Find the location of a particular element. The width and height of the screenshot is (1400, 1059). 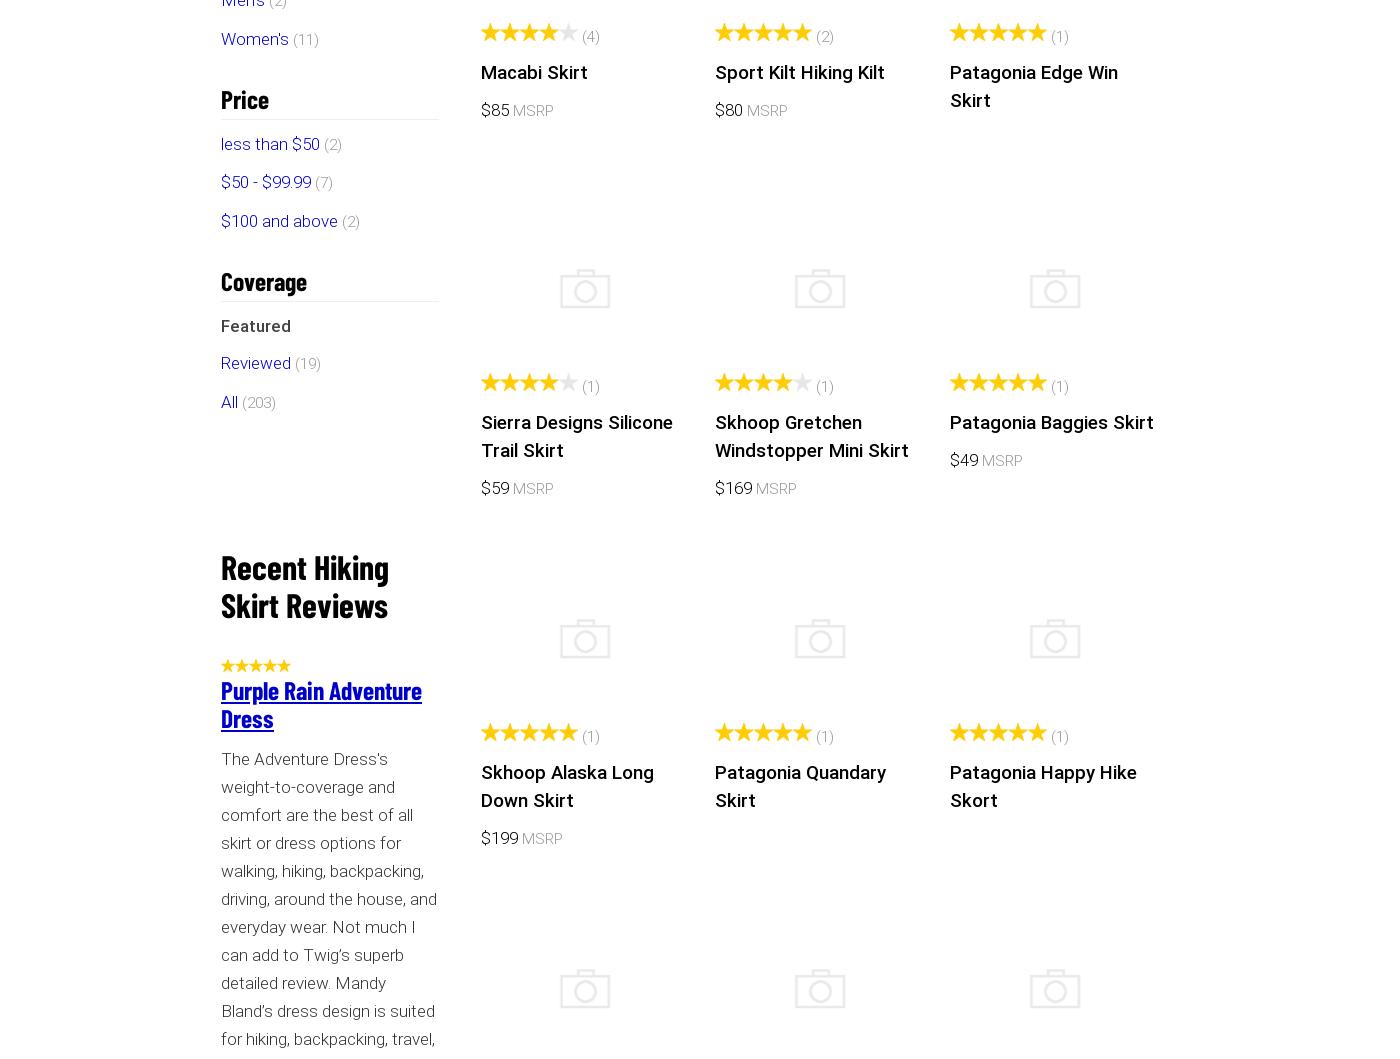

'Coverage' is located at coordinates (263, 279).